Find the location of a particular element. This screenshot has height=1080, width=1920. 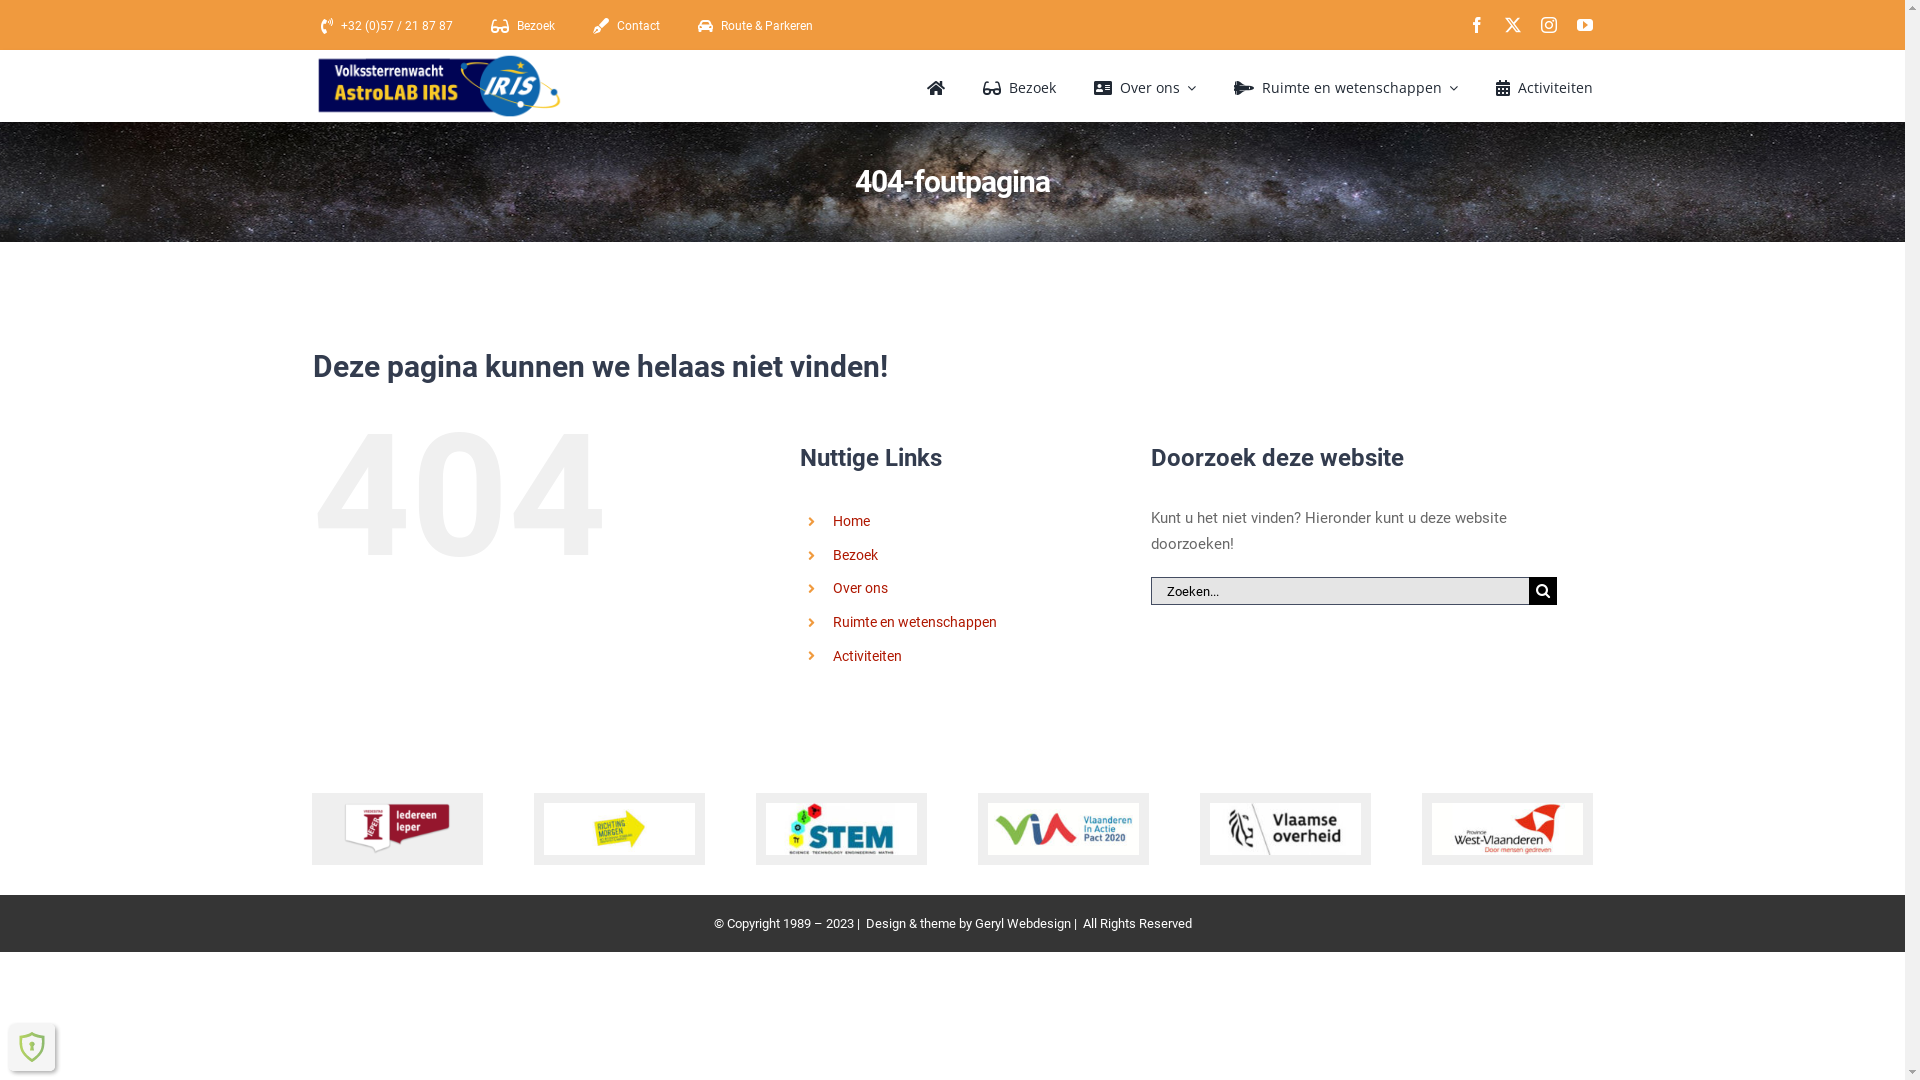

'Route & Parkeren' is located at coordinates (690, 26).